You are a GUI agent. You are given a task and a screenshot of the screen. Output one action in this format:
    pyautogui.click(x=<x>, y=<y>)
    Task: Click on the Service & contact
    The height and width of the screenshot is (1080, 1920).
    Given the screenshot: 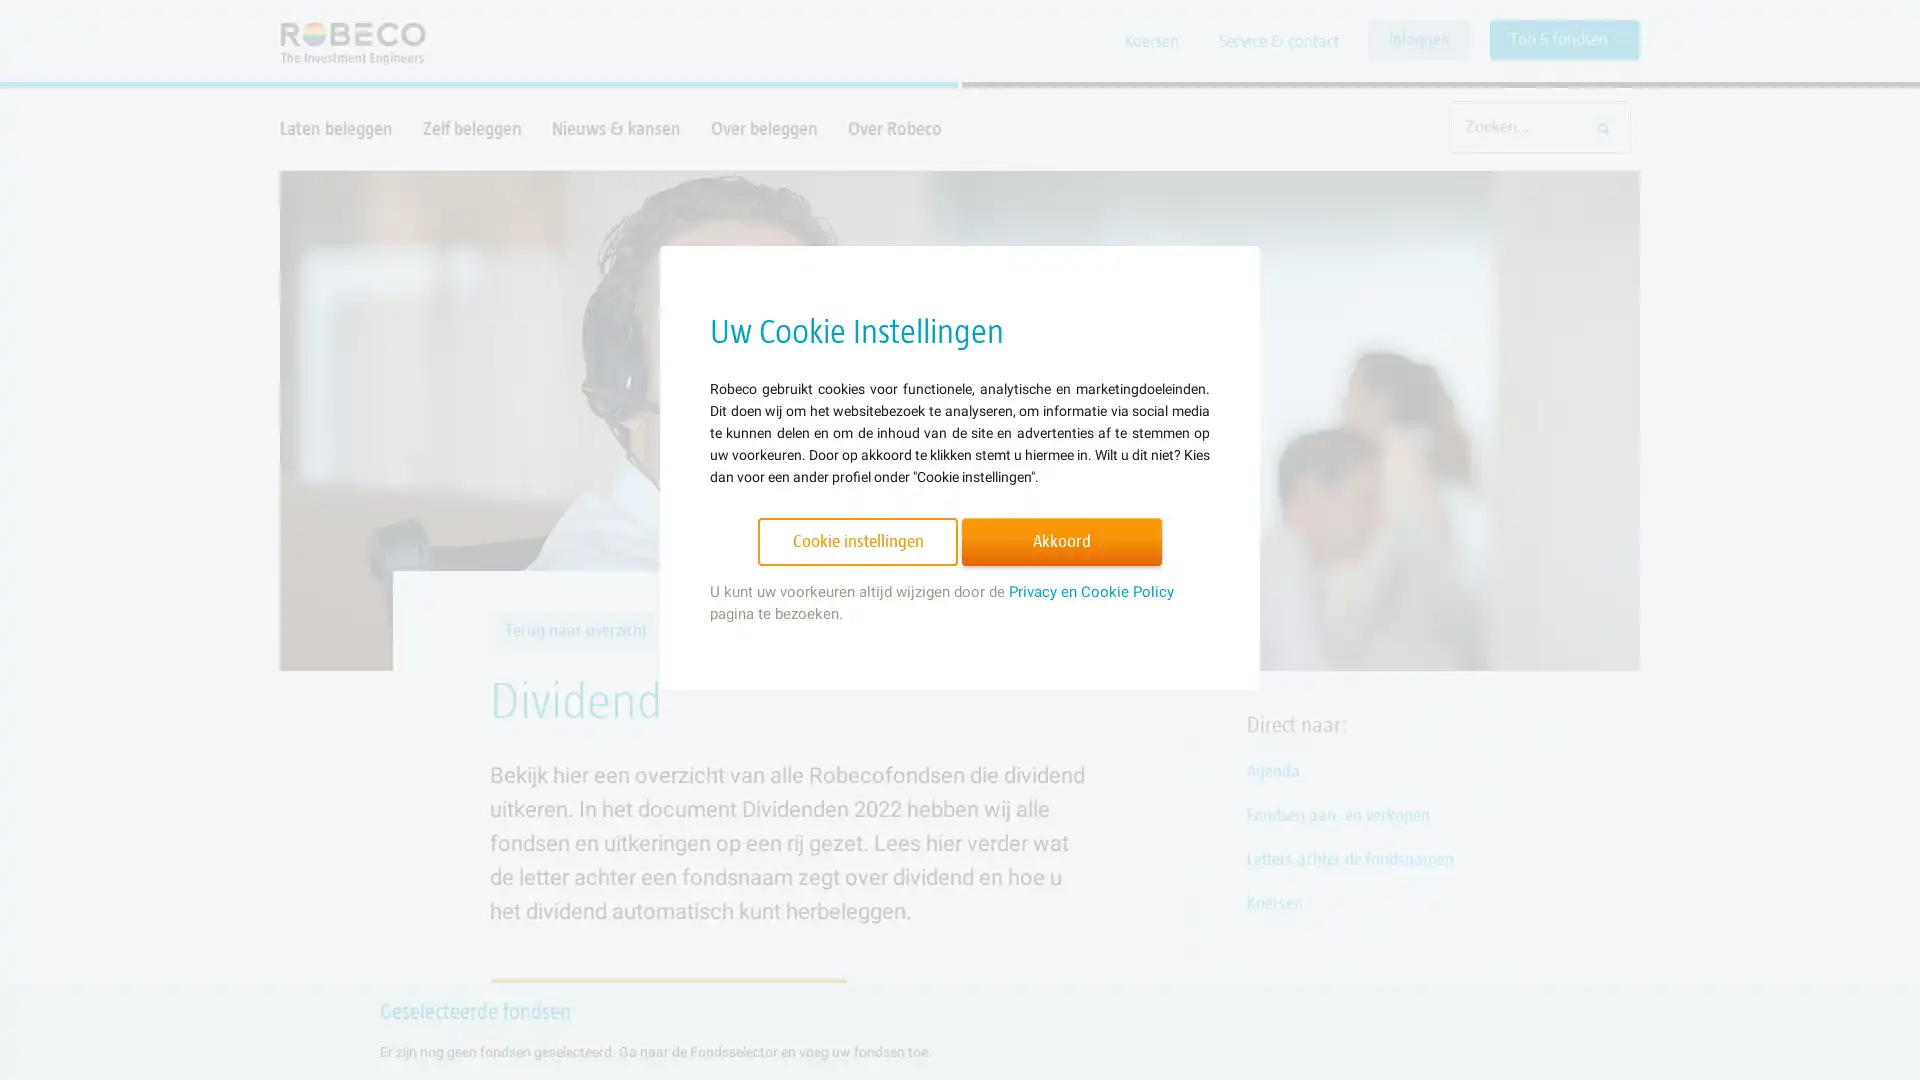 What is the action you would take?
    pyautogui.click(x=1277, y=42)
    